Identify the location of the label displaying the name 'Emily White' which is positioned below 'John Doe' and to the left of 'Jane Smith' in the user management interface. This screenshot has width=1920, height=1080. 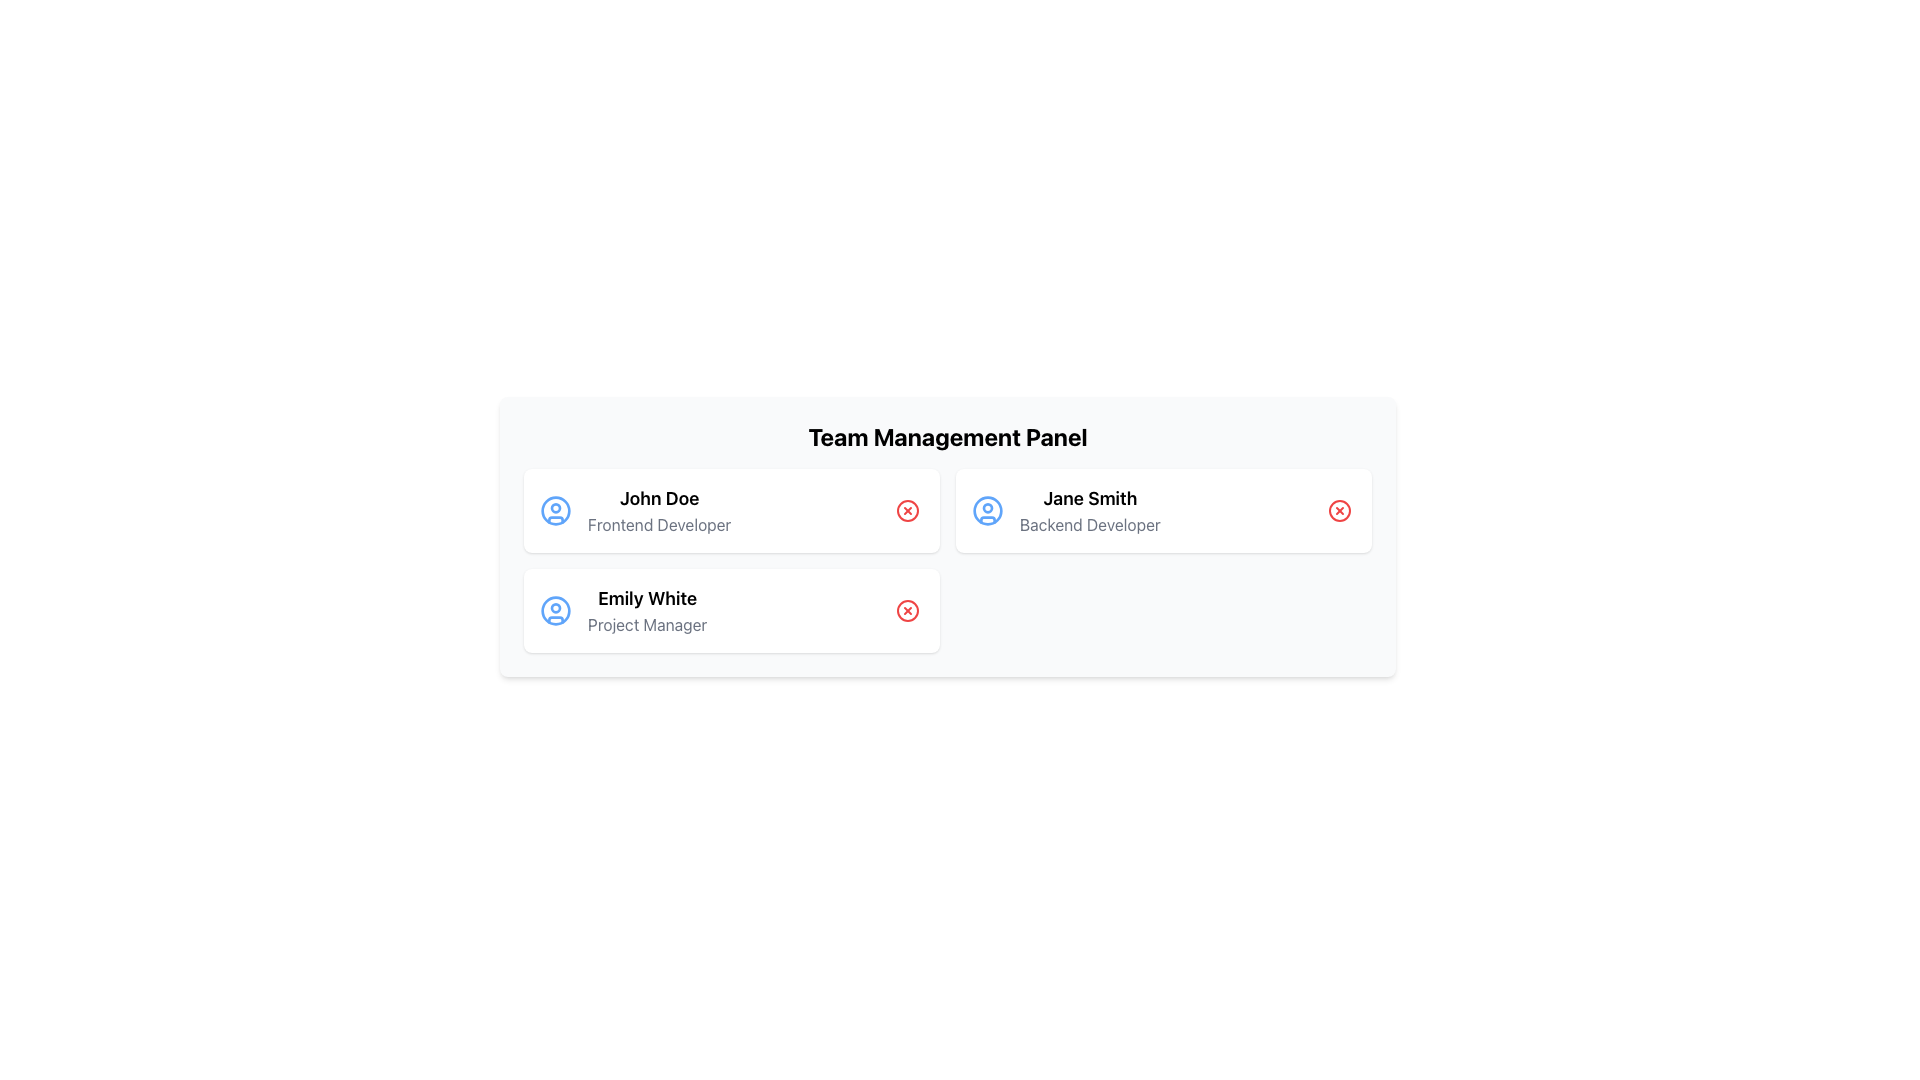
(647, 597).